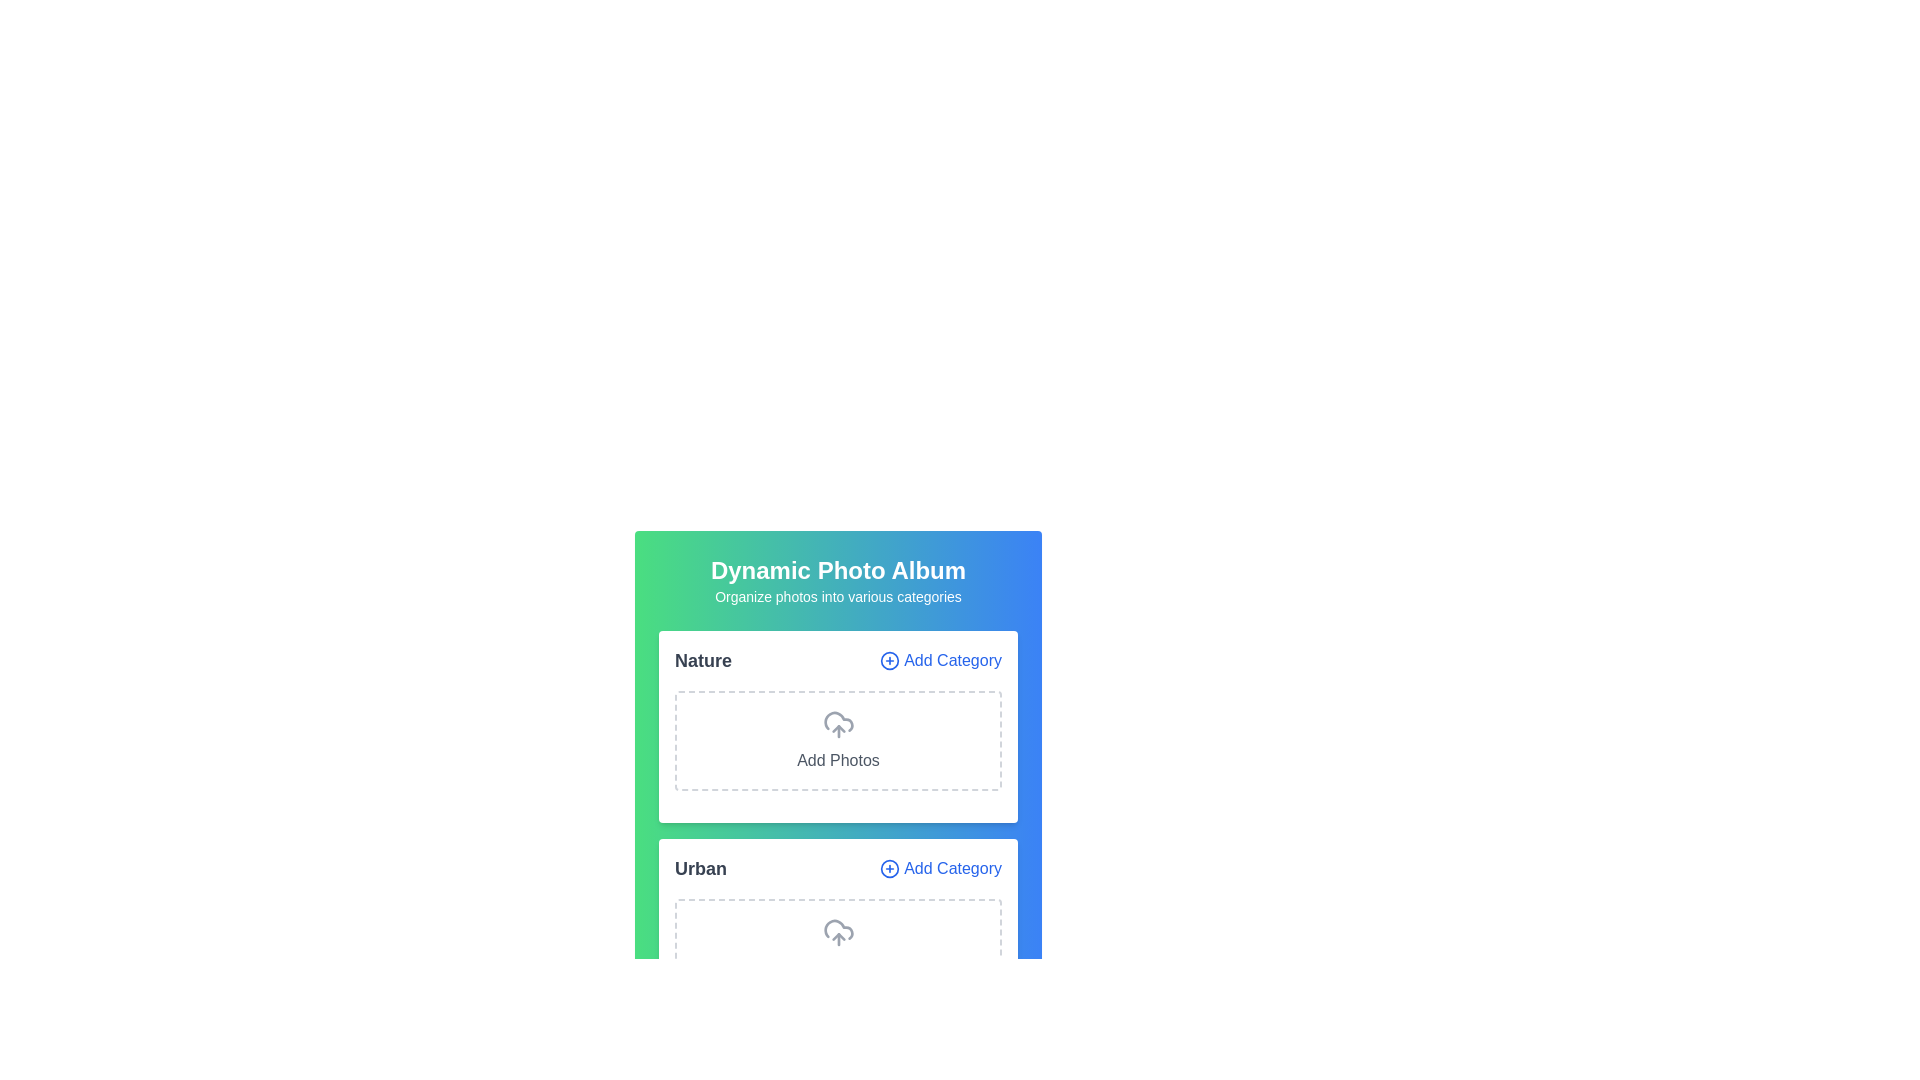 The image size is (1920, 1080). I want to click on the 'Add Photos' text label located at the bottom of the 'Nature' card, which has dashed borders and a cloud icon above it, so click(838, 760).